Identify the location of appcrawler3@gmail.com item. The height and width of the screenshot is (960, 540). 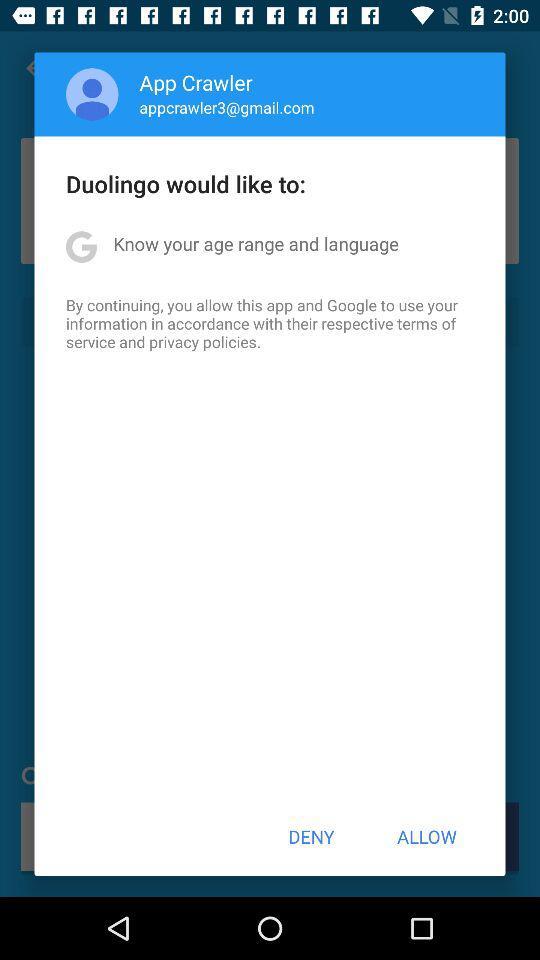
(226, 107).